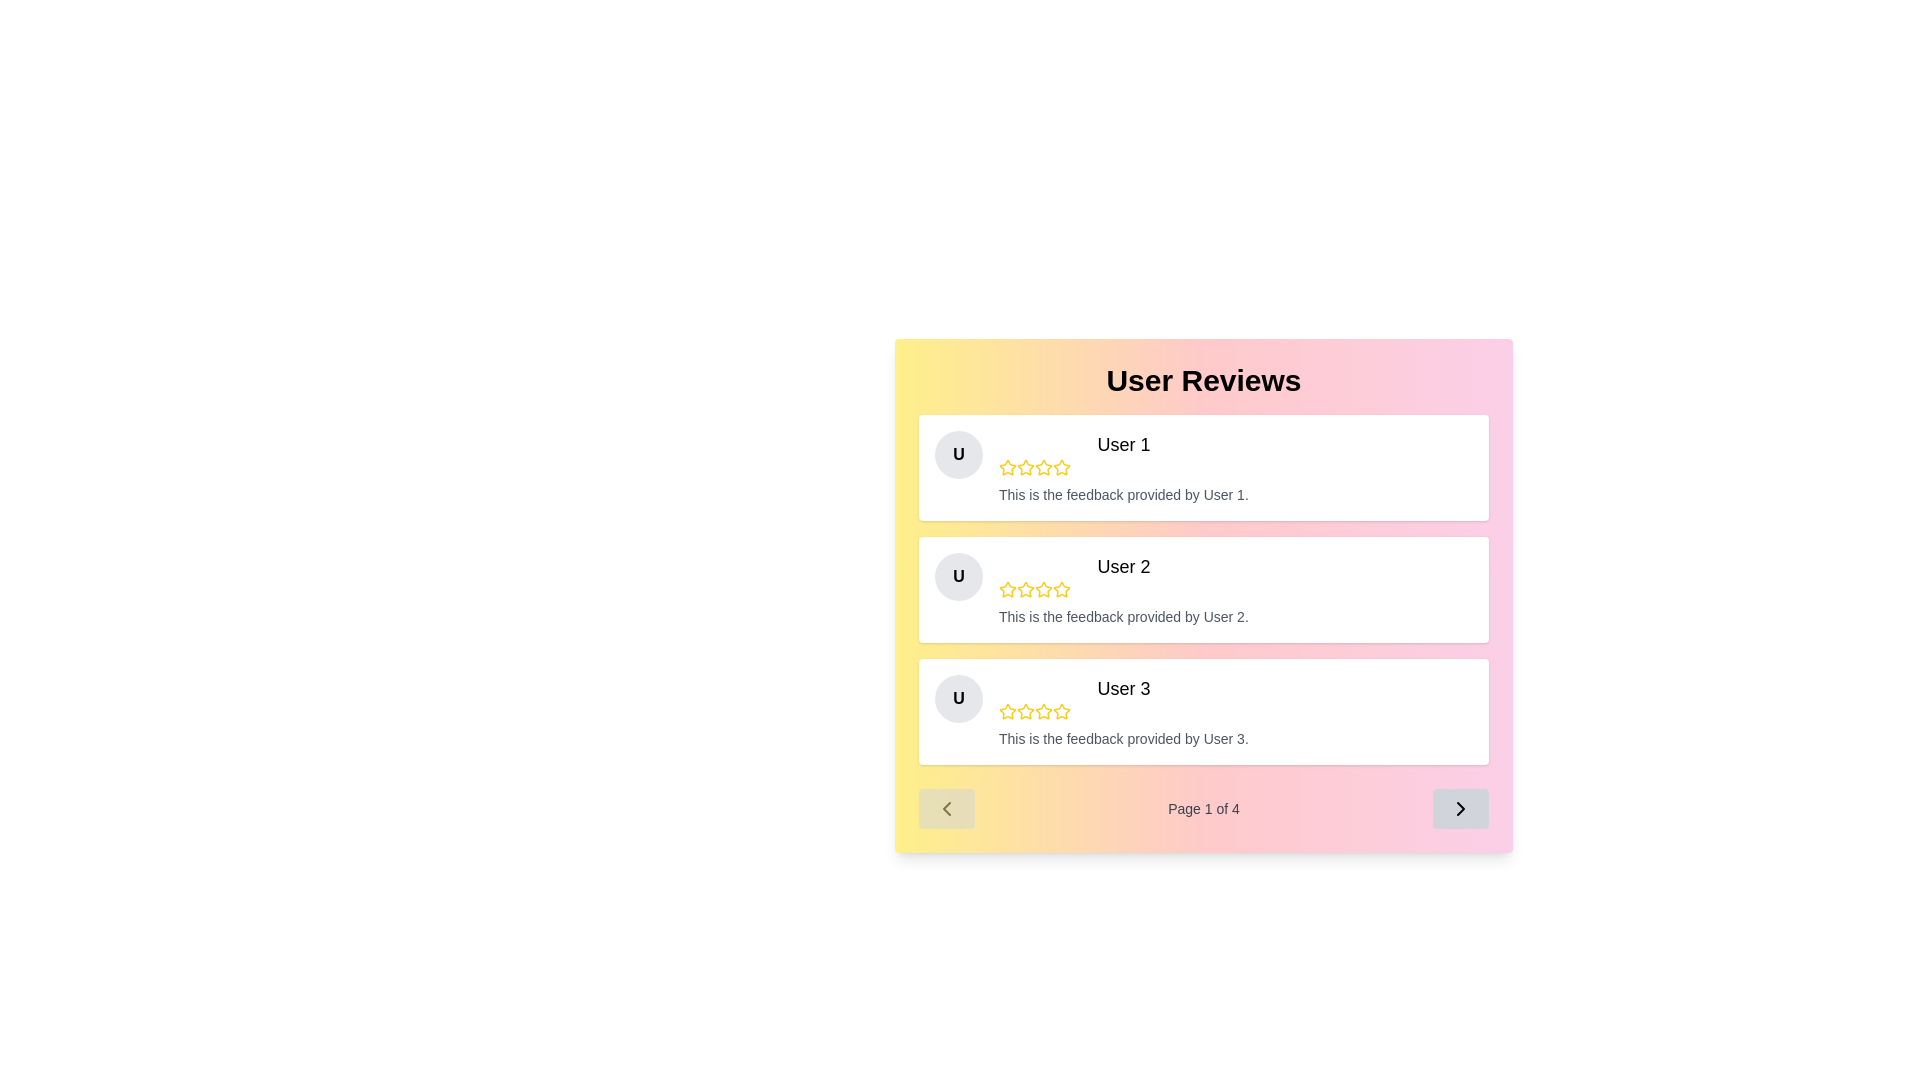 This screenshot has height=1080, width=1920. Describe the element at coordinates (1460, 808) in the screenshot. I see `the round-edged, gray-colored button in the bottom-right corner of the user review widget` at that location.